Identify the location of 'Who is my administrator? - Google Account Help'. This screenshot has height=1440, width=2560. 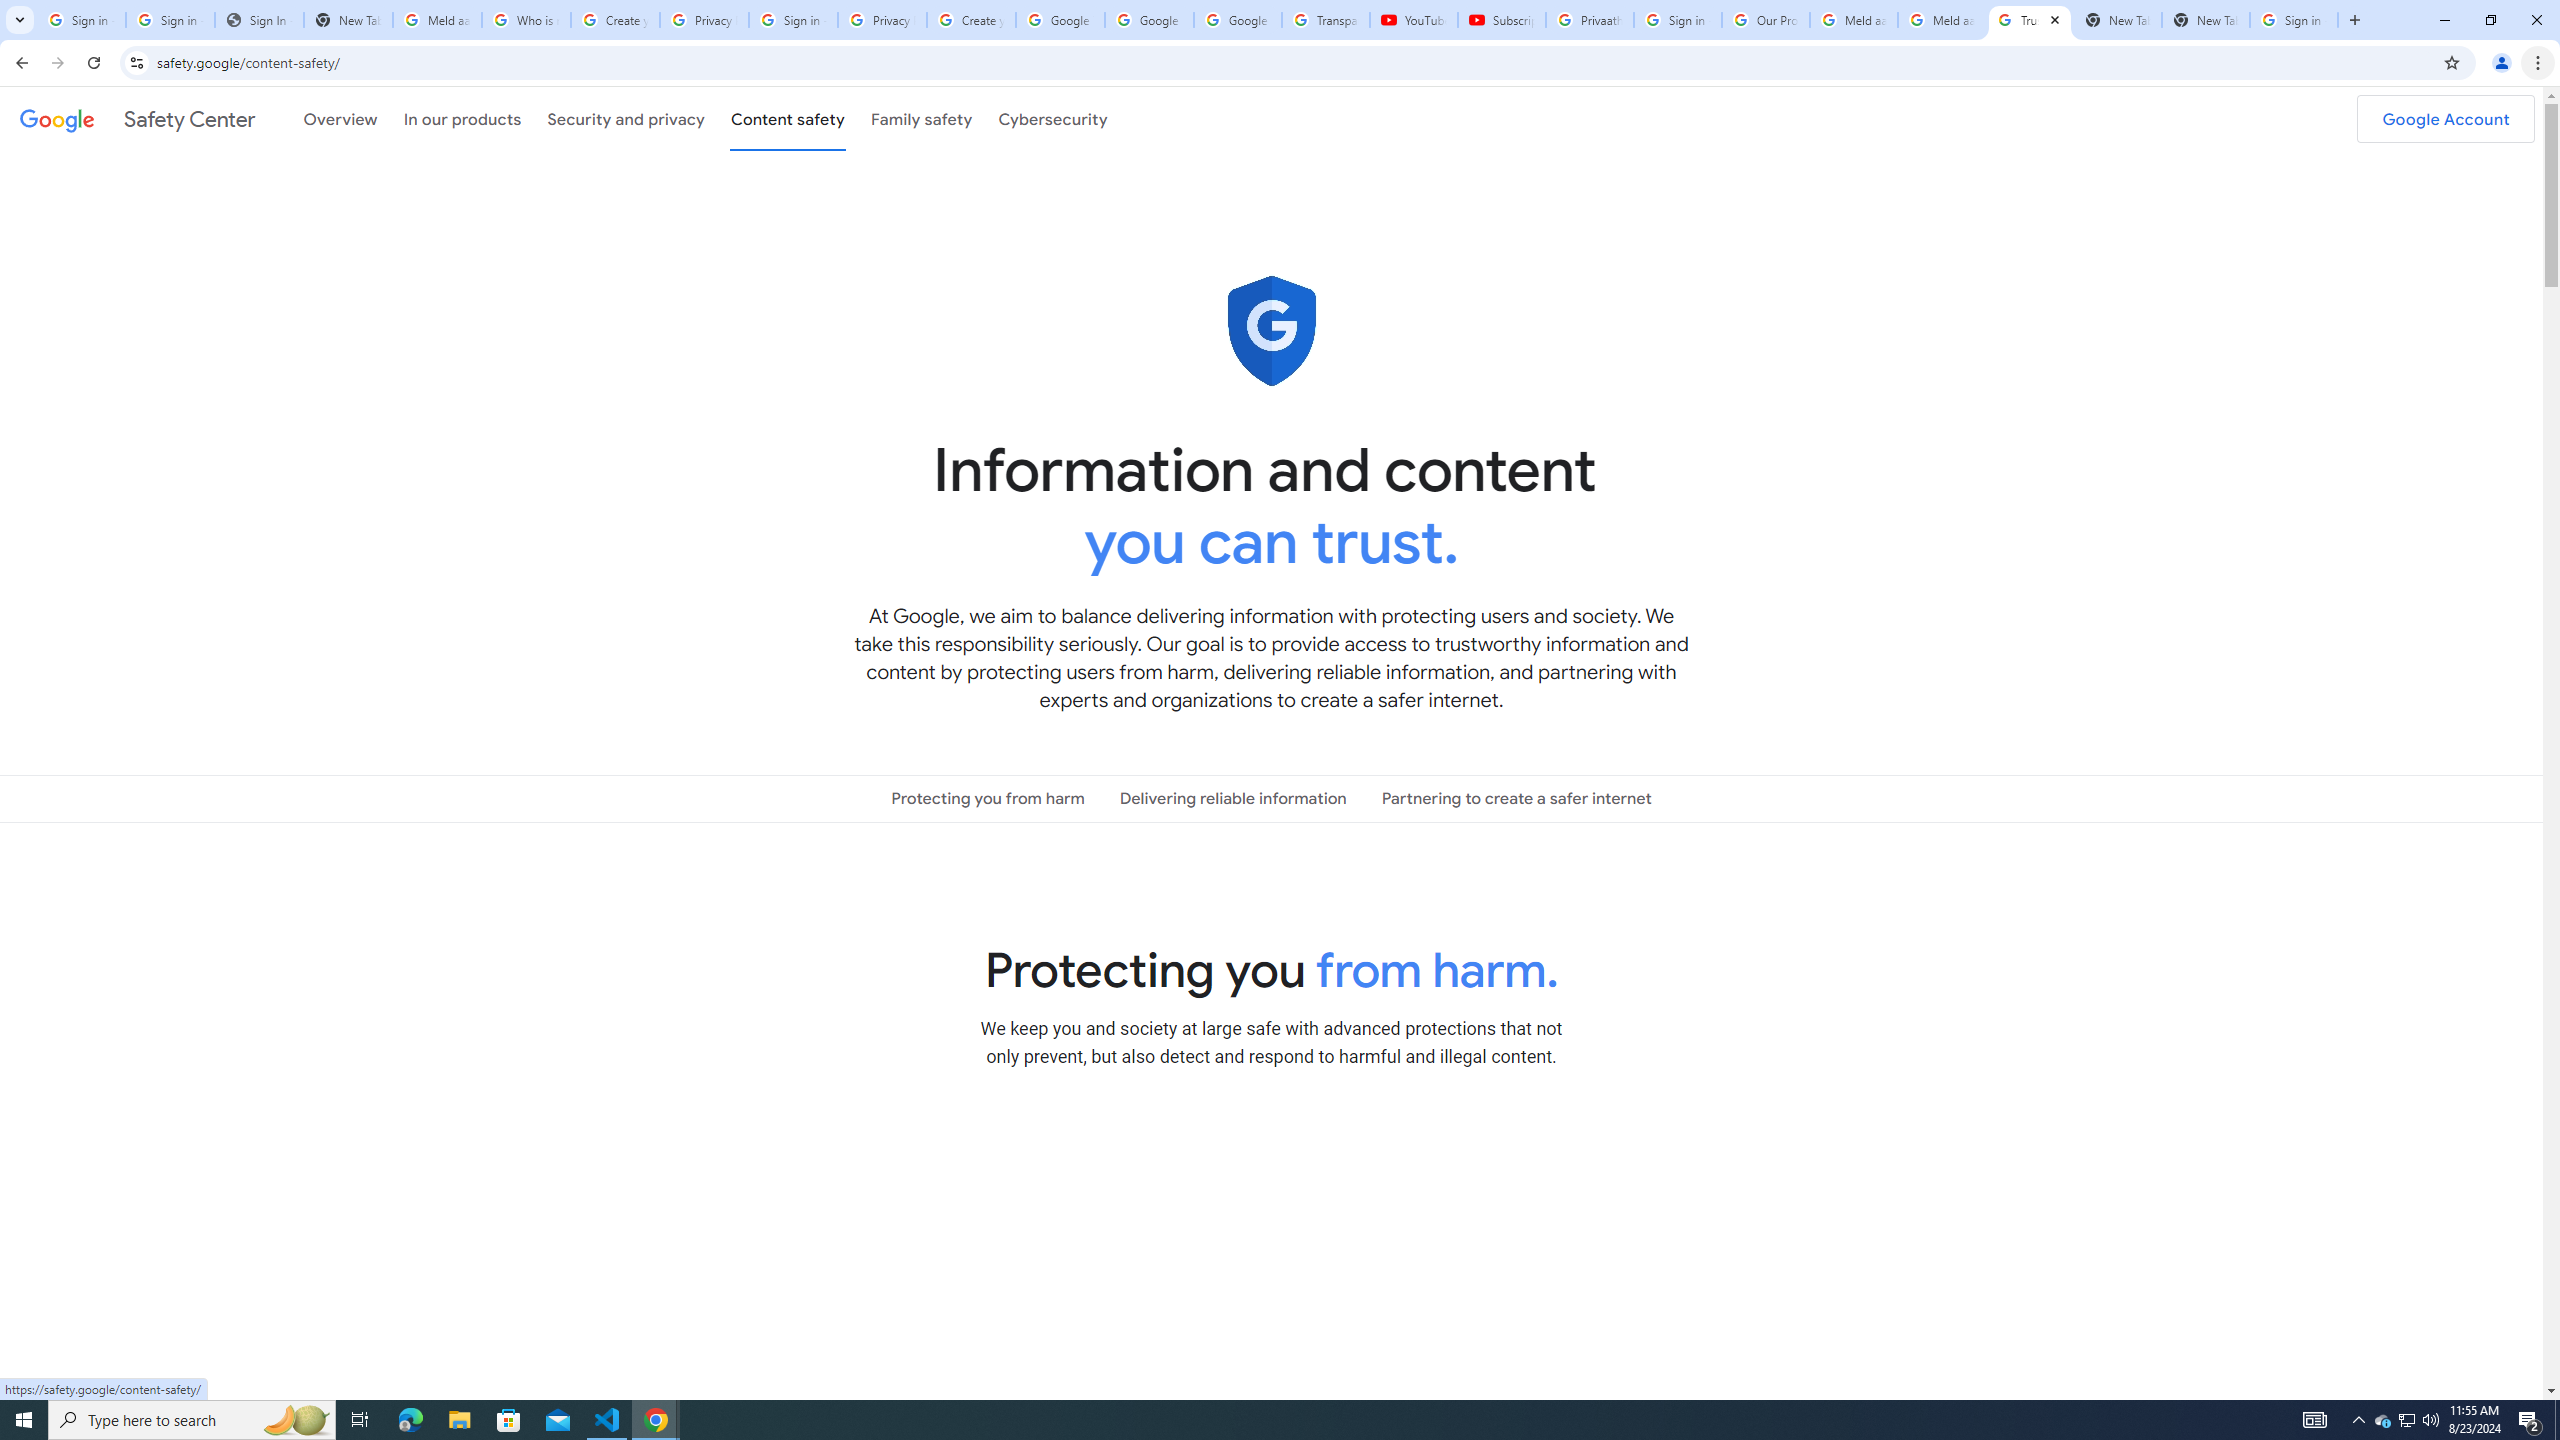
(526, 19).